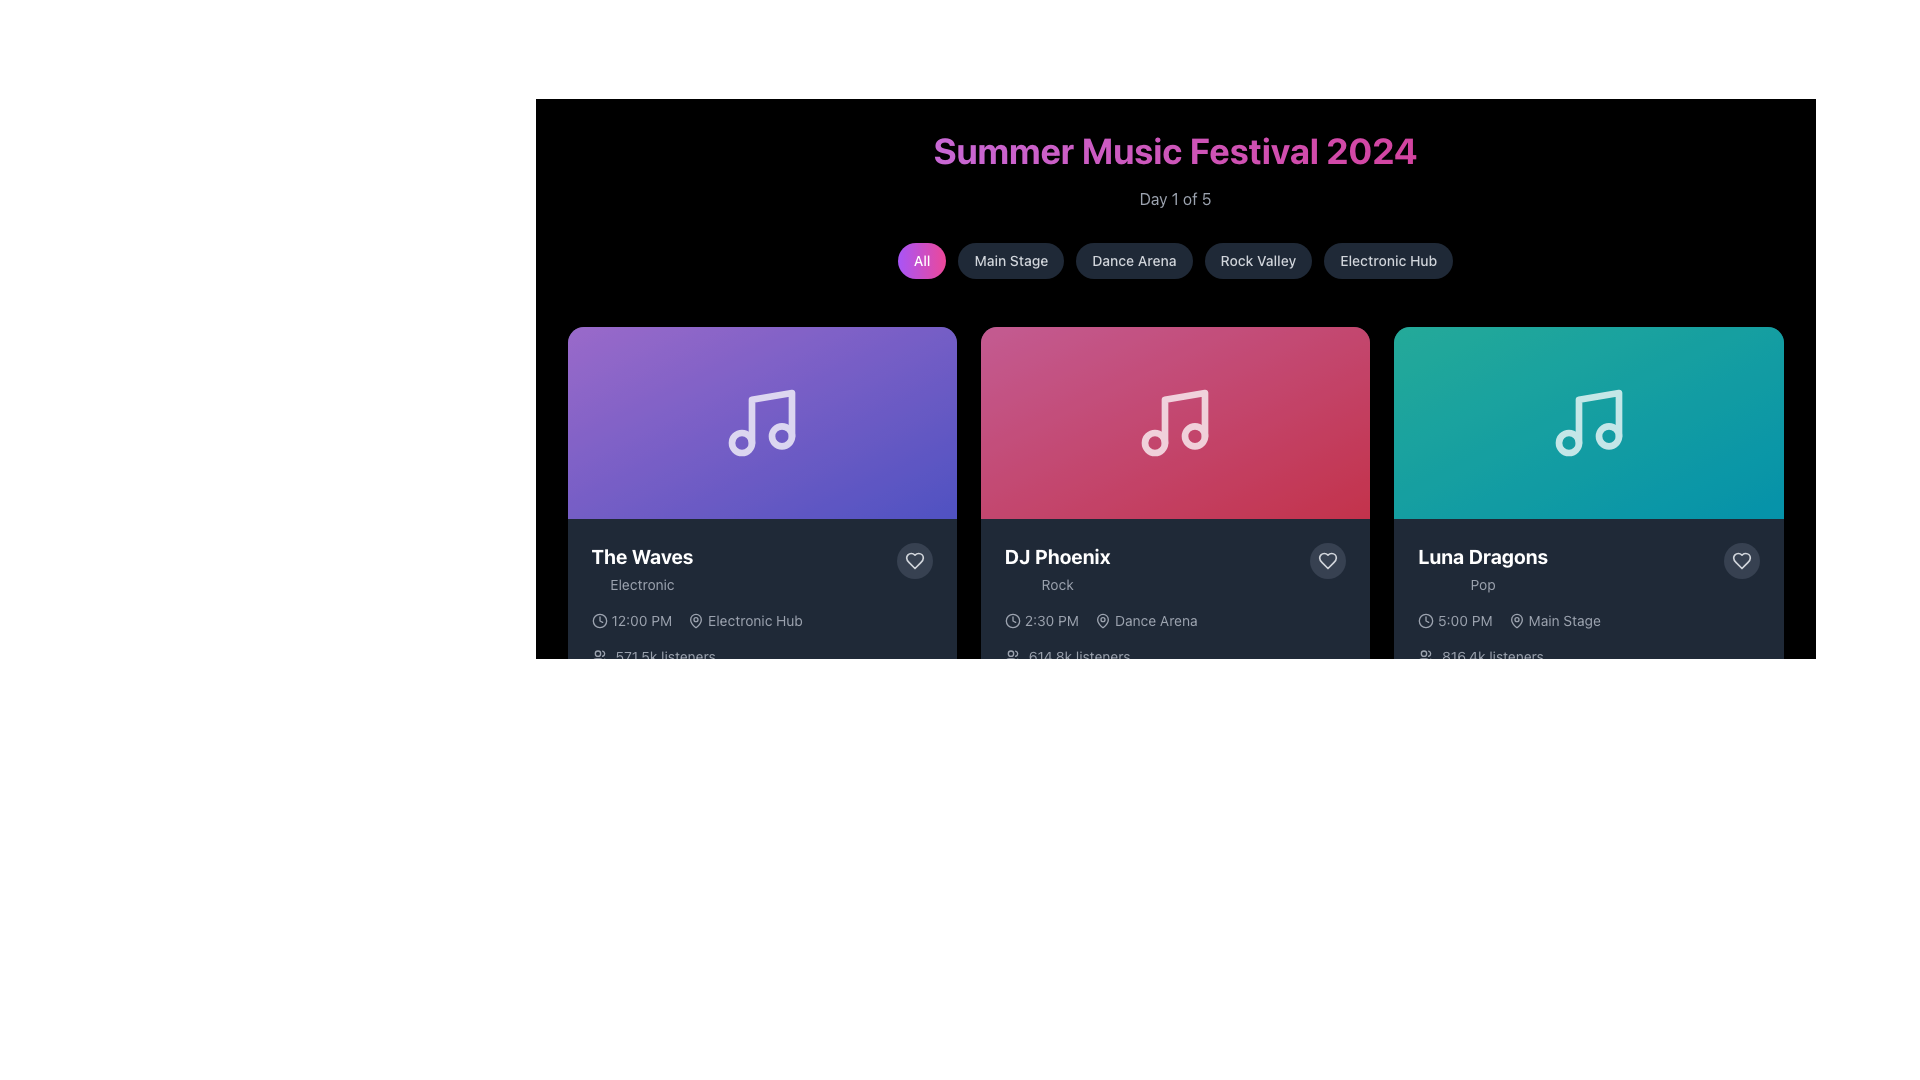  I want to click on the music-themed icon located in the middle pane of the second card in the row, so click(1185, 416).